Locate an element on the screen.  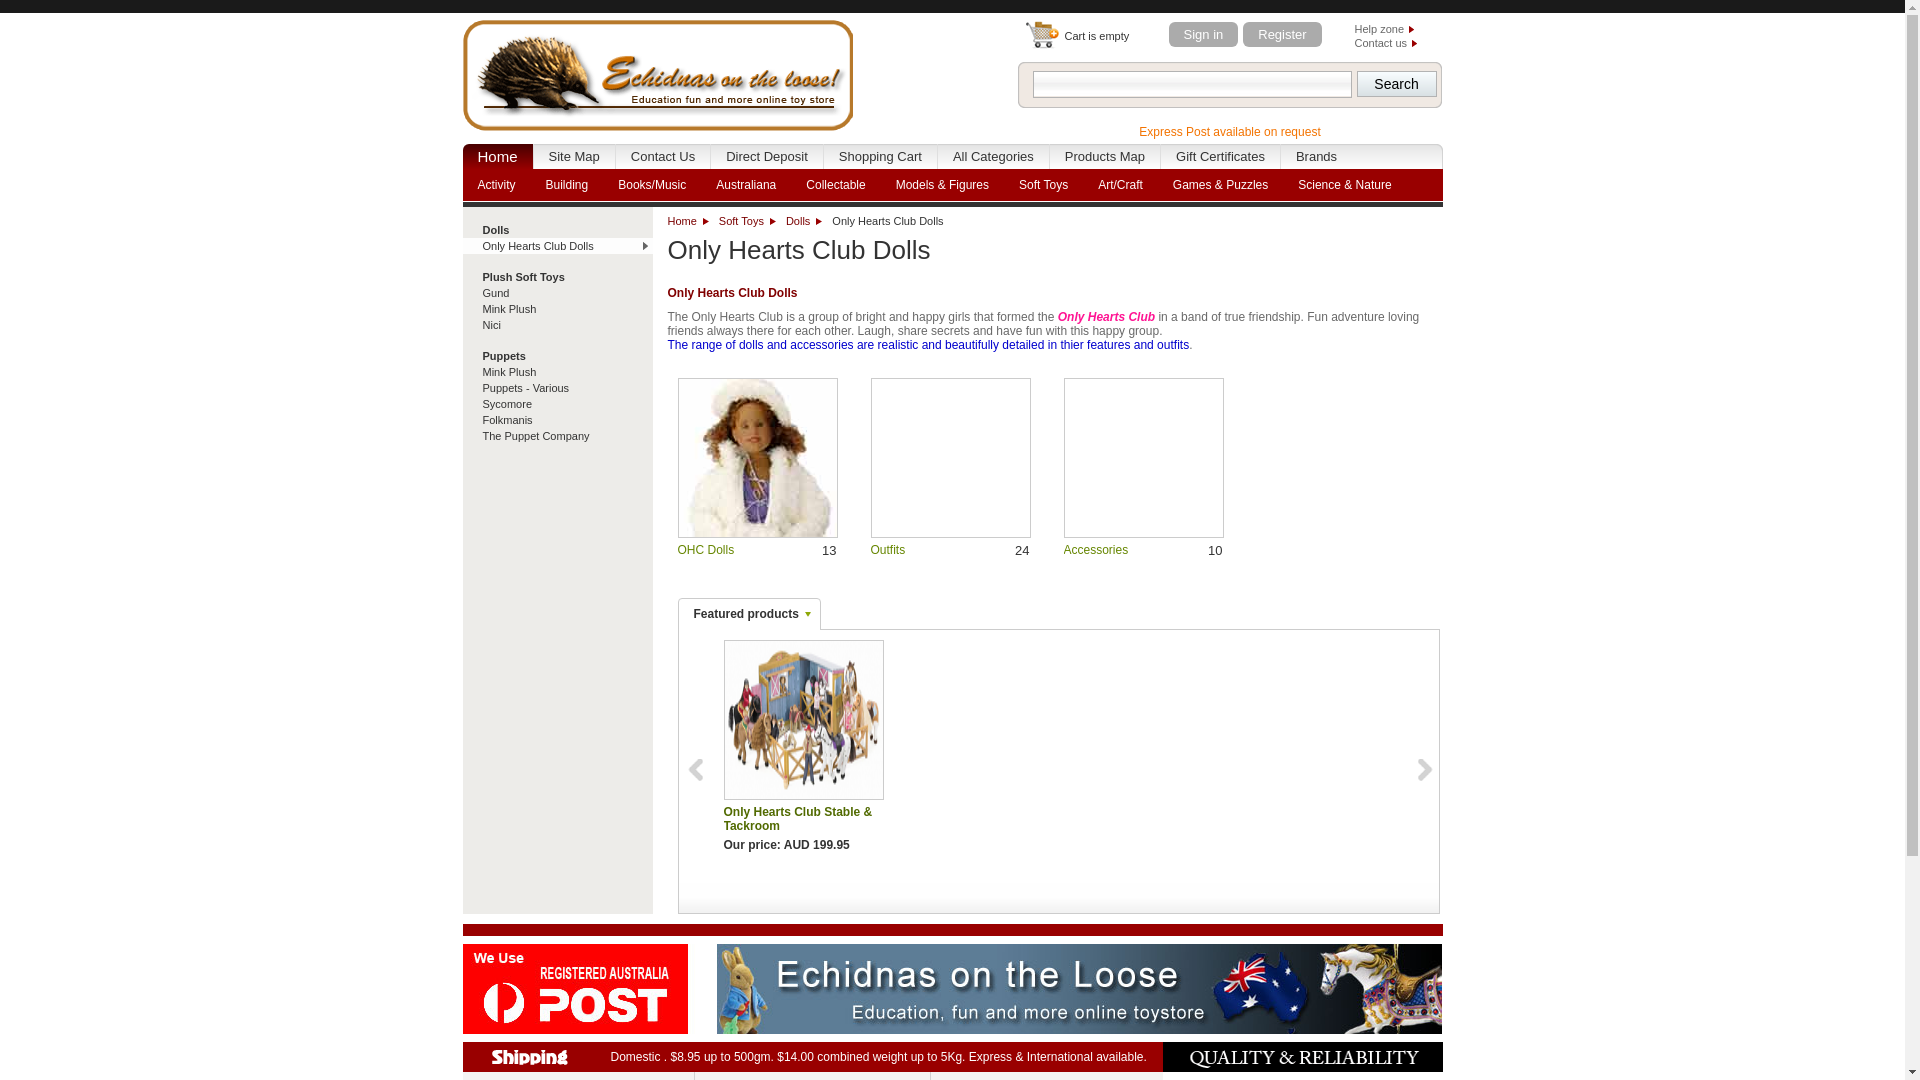
'Sycomore' is located at coordinates (460, 404).